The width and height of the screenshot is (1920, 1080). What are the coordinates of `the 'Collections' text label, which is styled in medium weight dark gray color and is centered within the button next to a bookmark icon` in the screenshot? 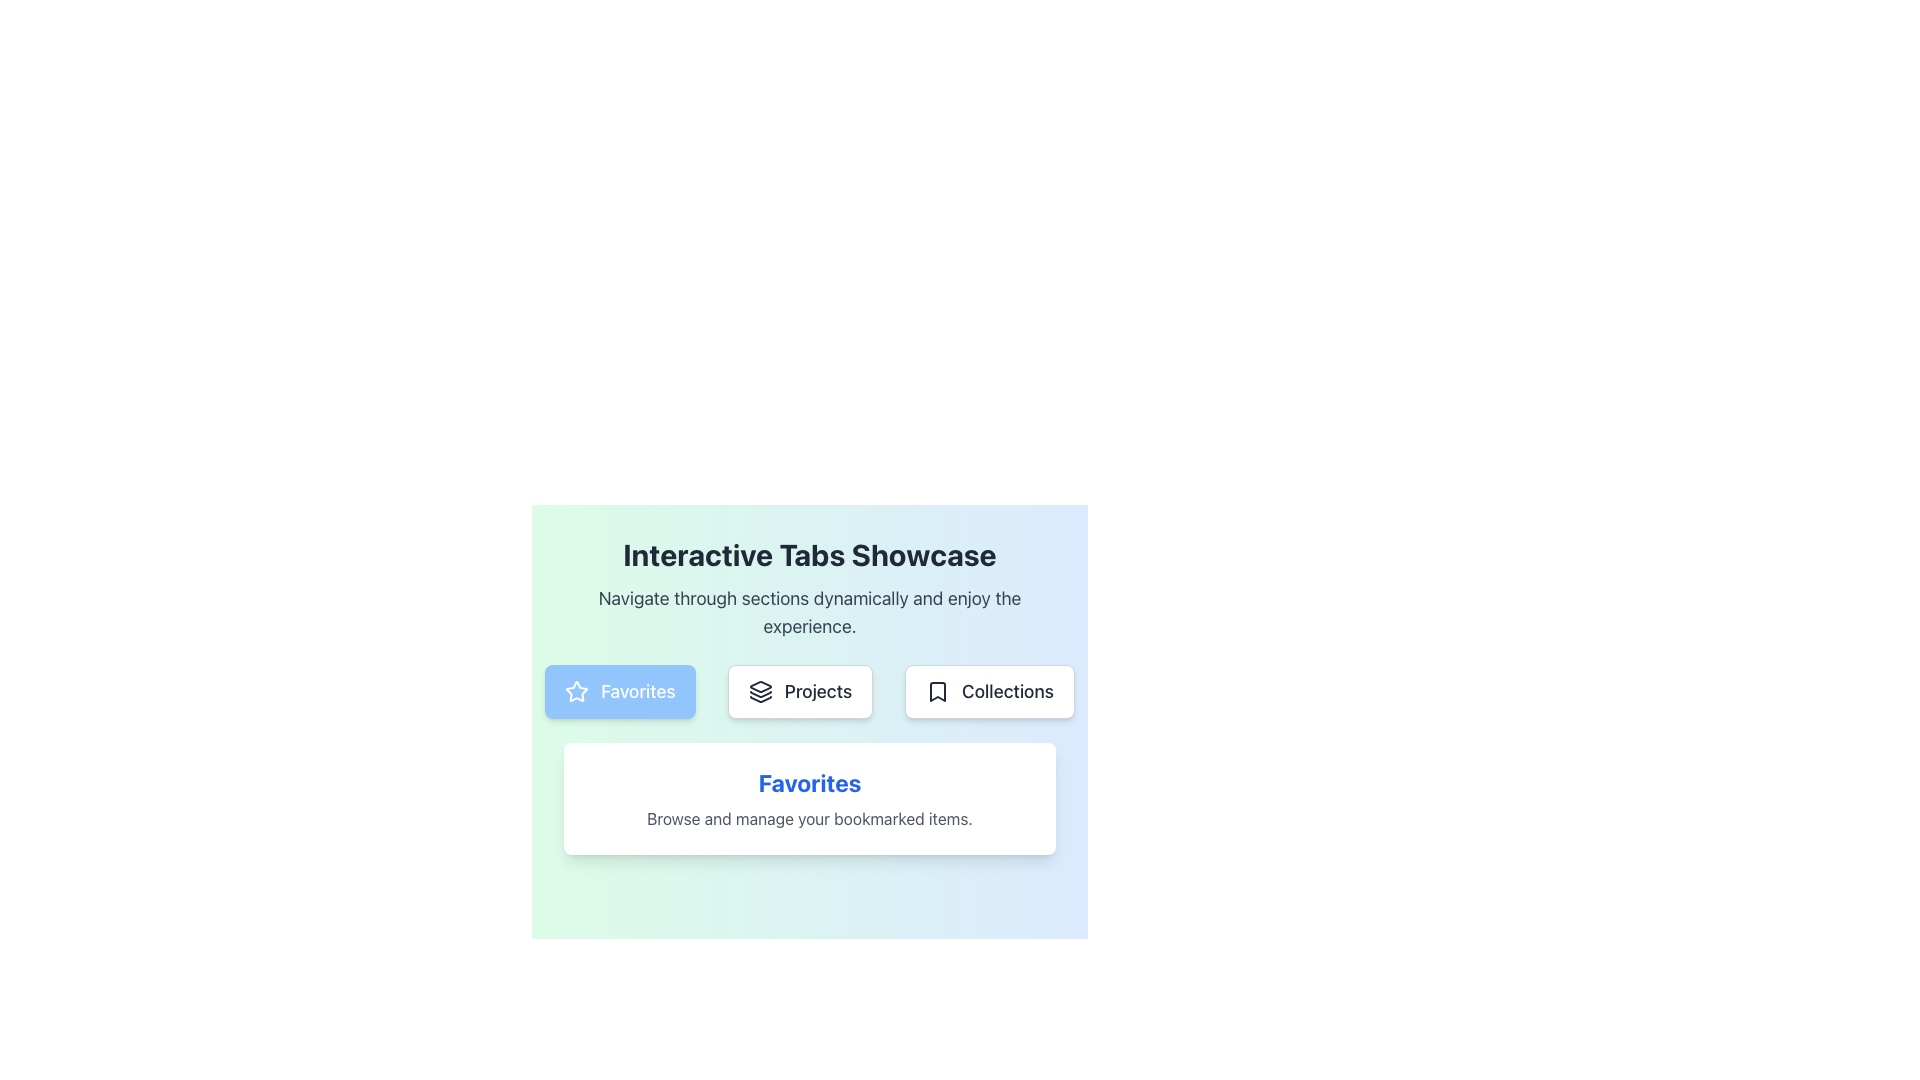 It's located at (1008, 690).